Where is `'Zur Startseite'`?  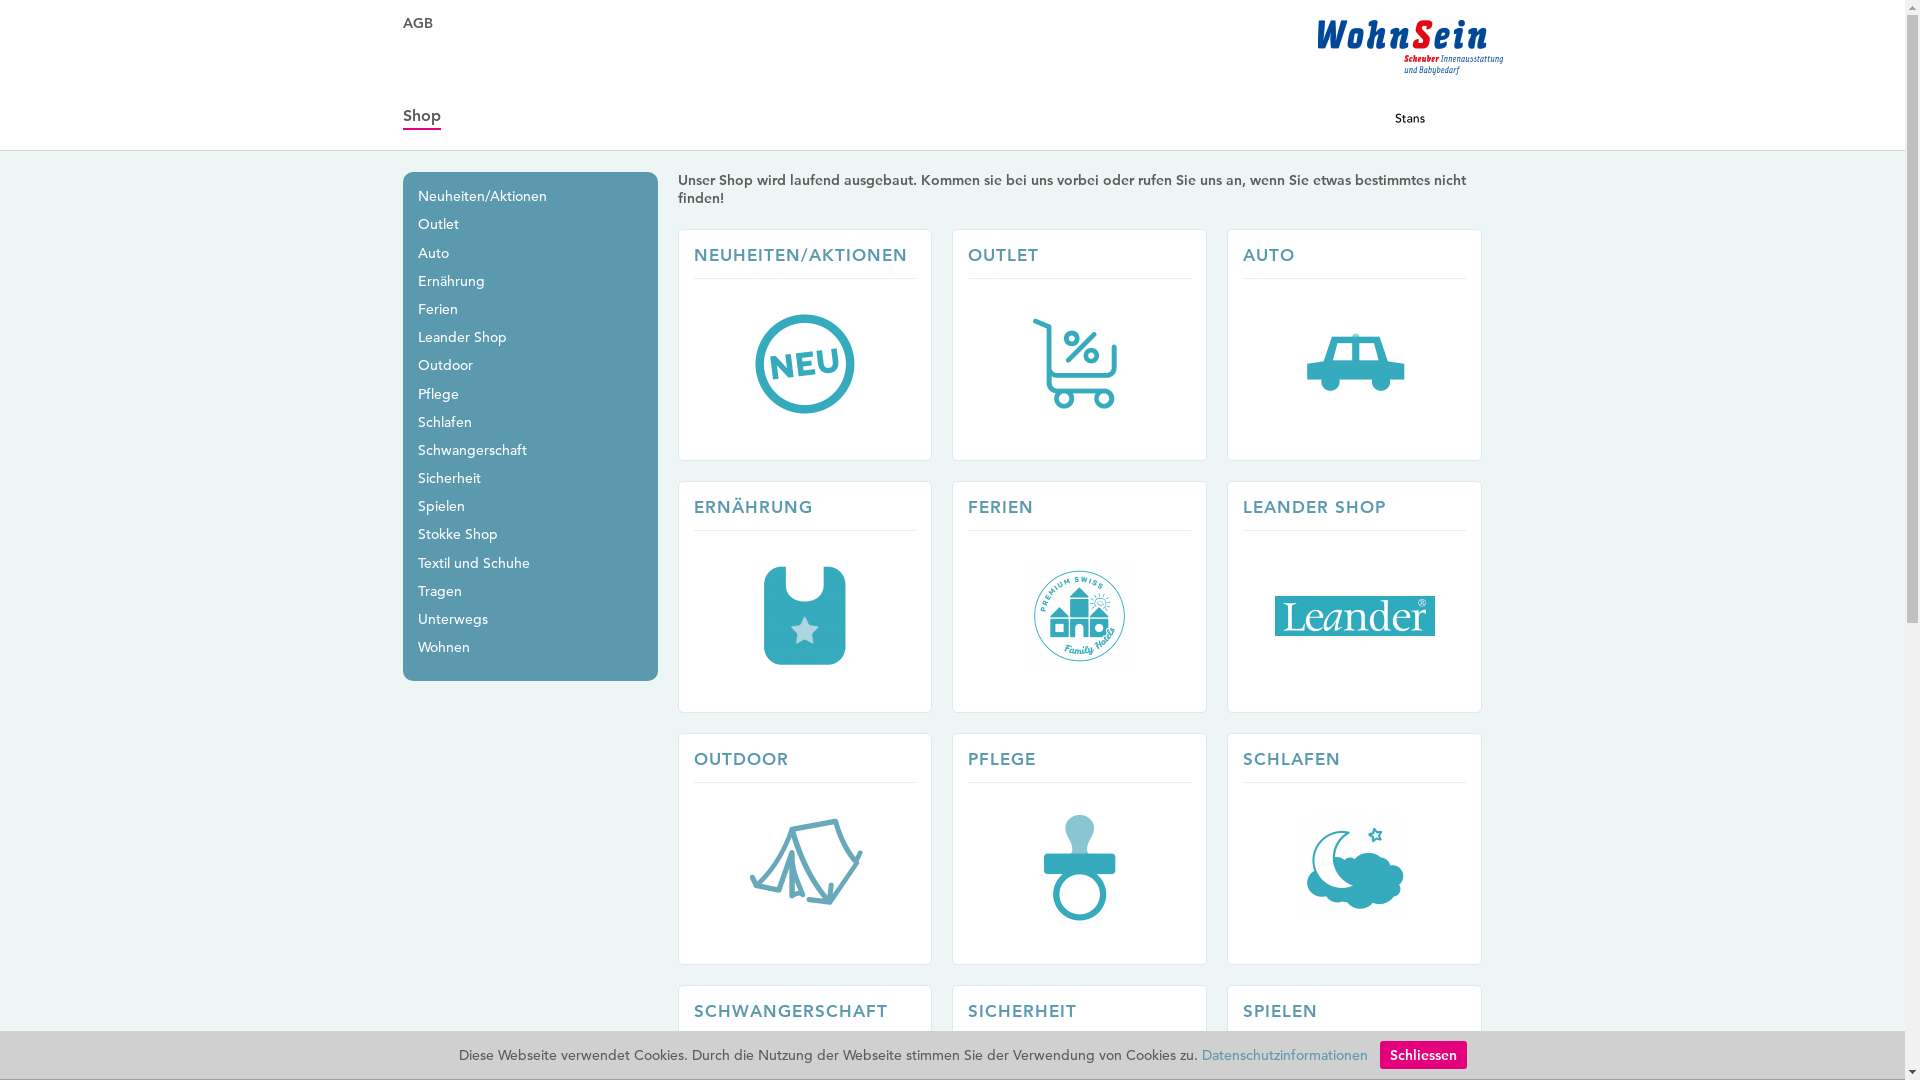
'Zur Startseite' is located at coordinates (1318, 72).